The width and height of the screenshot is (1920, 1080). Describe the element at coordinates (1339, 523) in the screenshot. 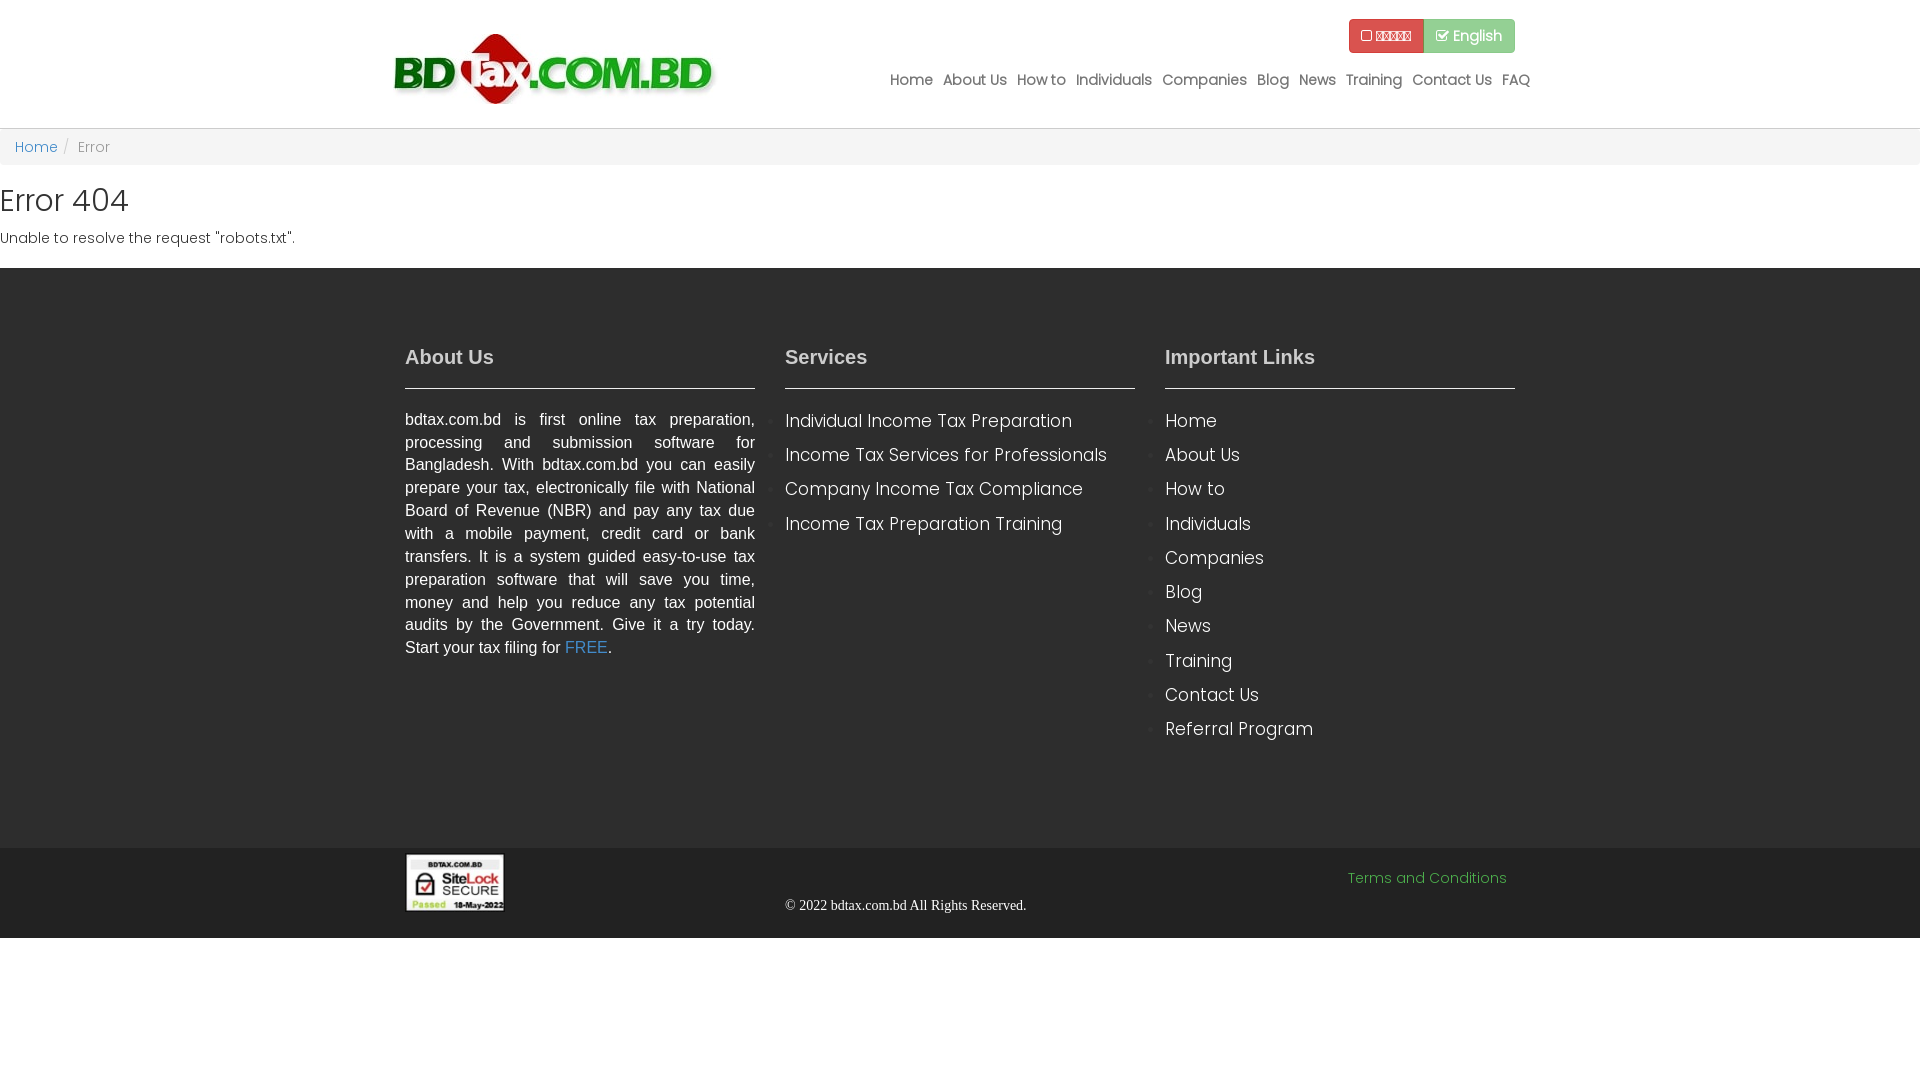

I see `'Individuals'` at that location.